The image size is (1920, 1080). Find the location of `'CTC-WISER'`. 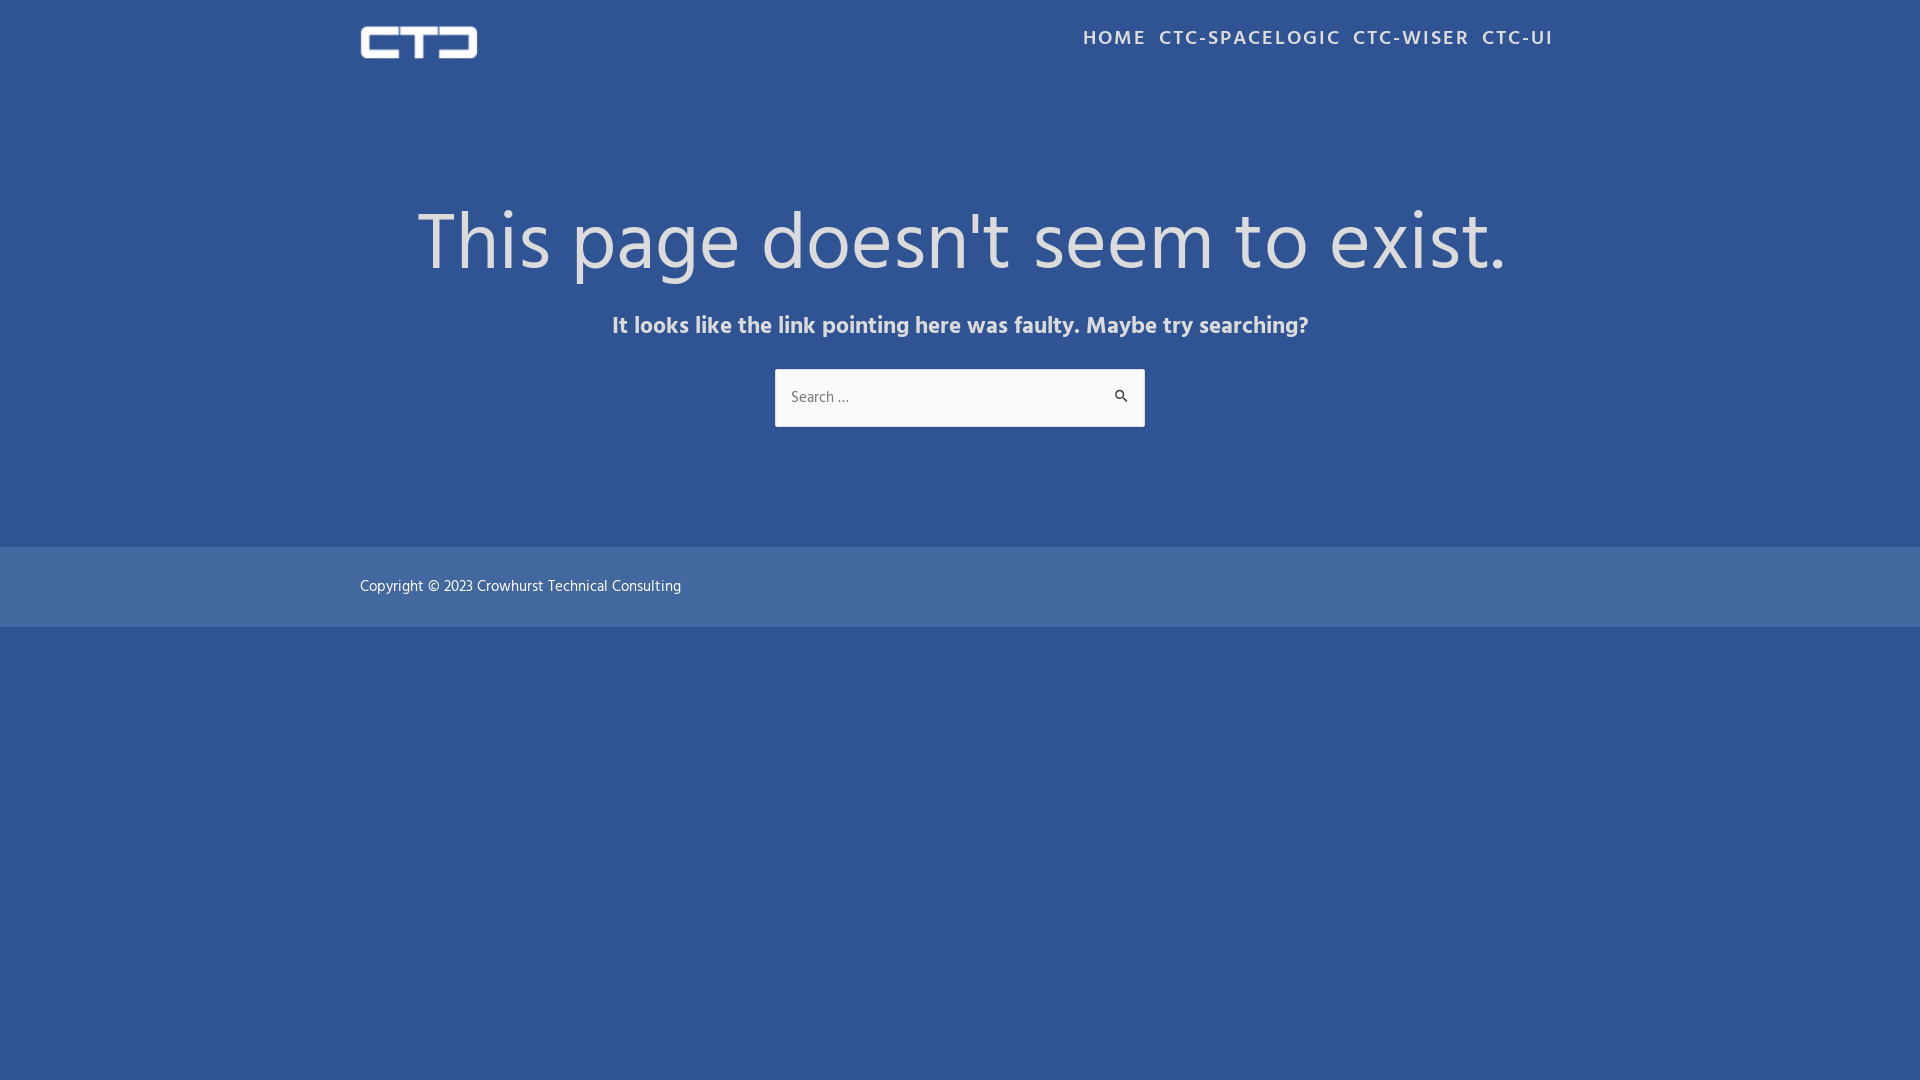

'CTC-WISER' is located at coordinates (1410, 45).